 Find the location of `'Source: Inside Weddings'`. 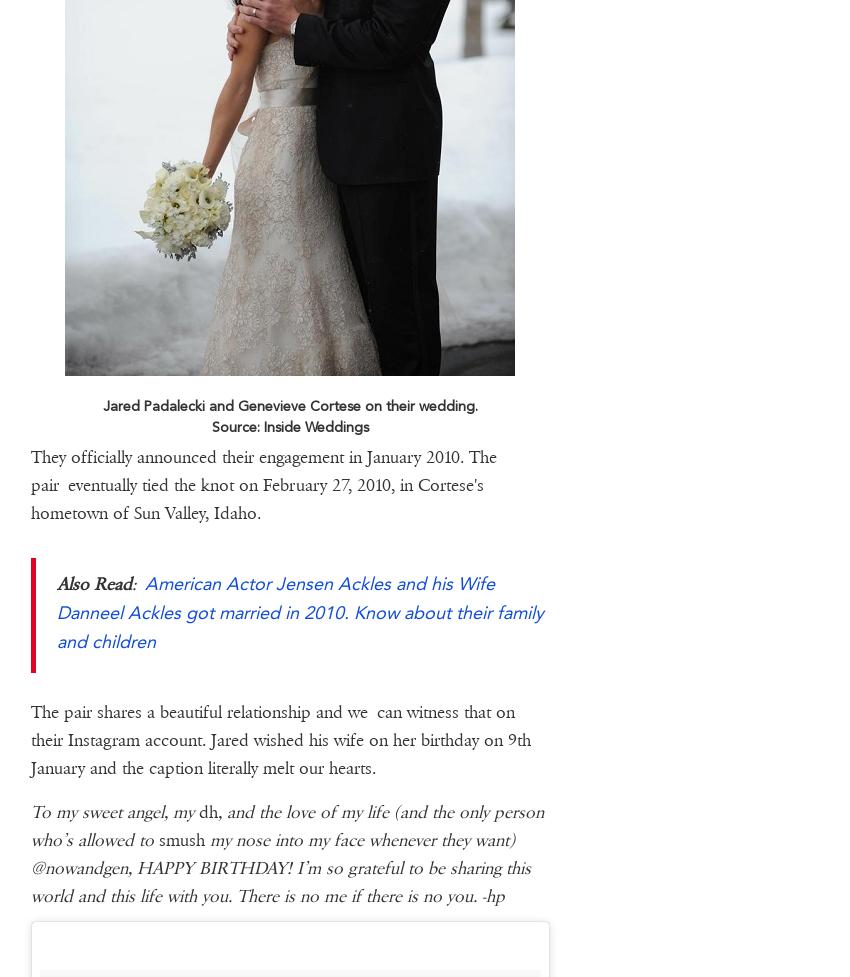

'Source: Inside Weddings' is located at coordinates (288, 425).